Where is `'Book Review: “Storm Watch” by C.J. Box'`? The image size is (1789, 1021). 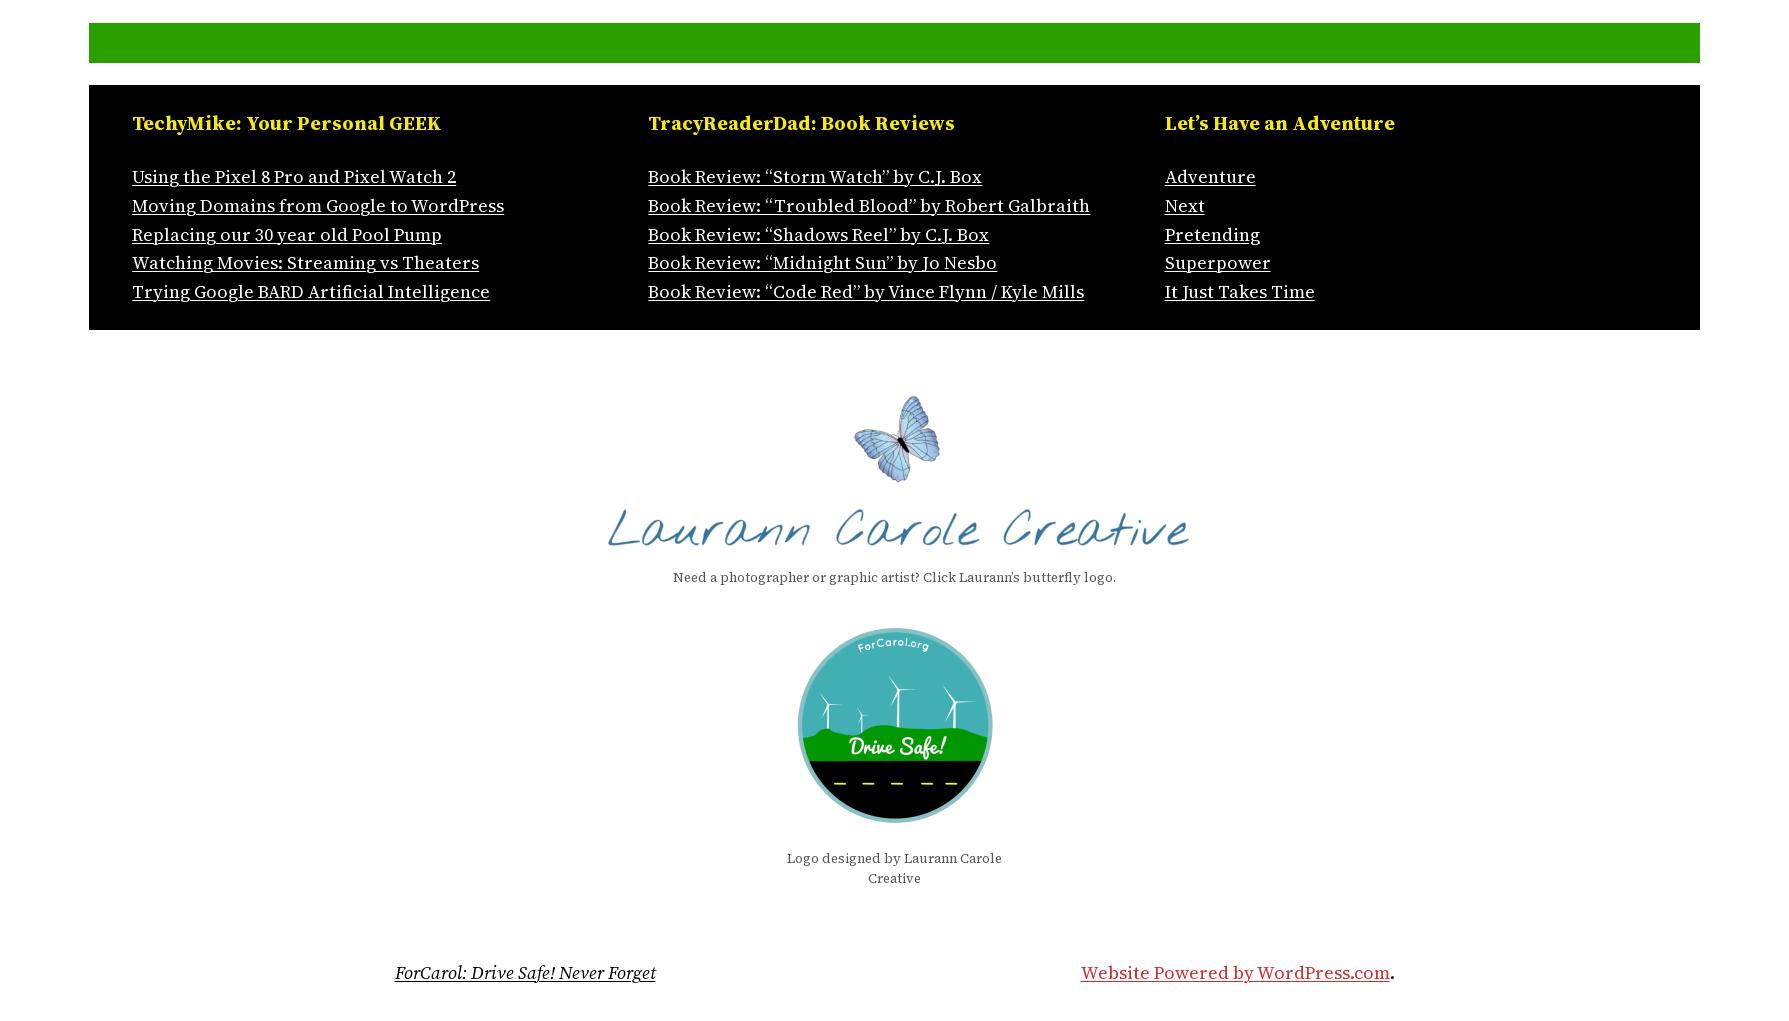
'Book Review: “Storm Watch” by C.J. Box' is located at coordinates (815, 175).